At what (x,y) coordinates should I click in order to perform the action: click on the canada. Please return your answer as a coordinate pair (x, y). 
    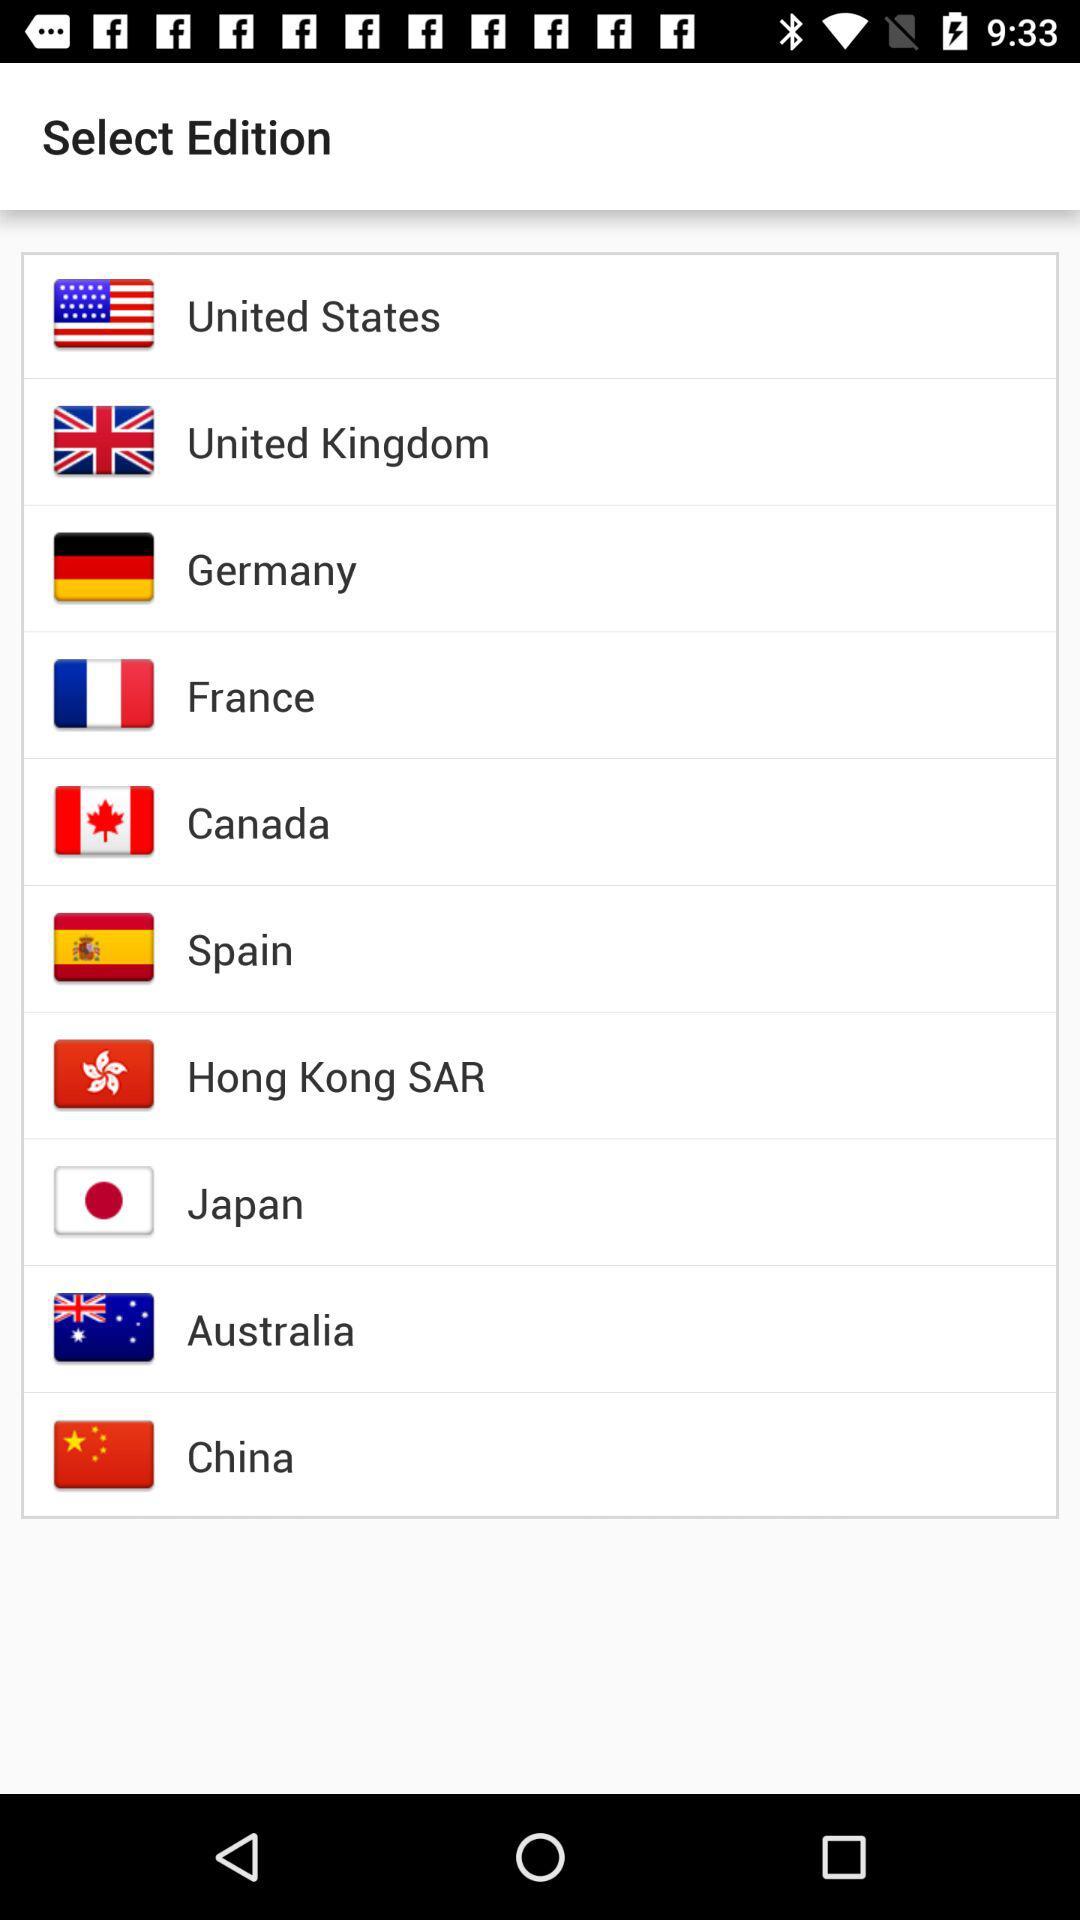
    Looking at the image, I should click on (257, 821).